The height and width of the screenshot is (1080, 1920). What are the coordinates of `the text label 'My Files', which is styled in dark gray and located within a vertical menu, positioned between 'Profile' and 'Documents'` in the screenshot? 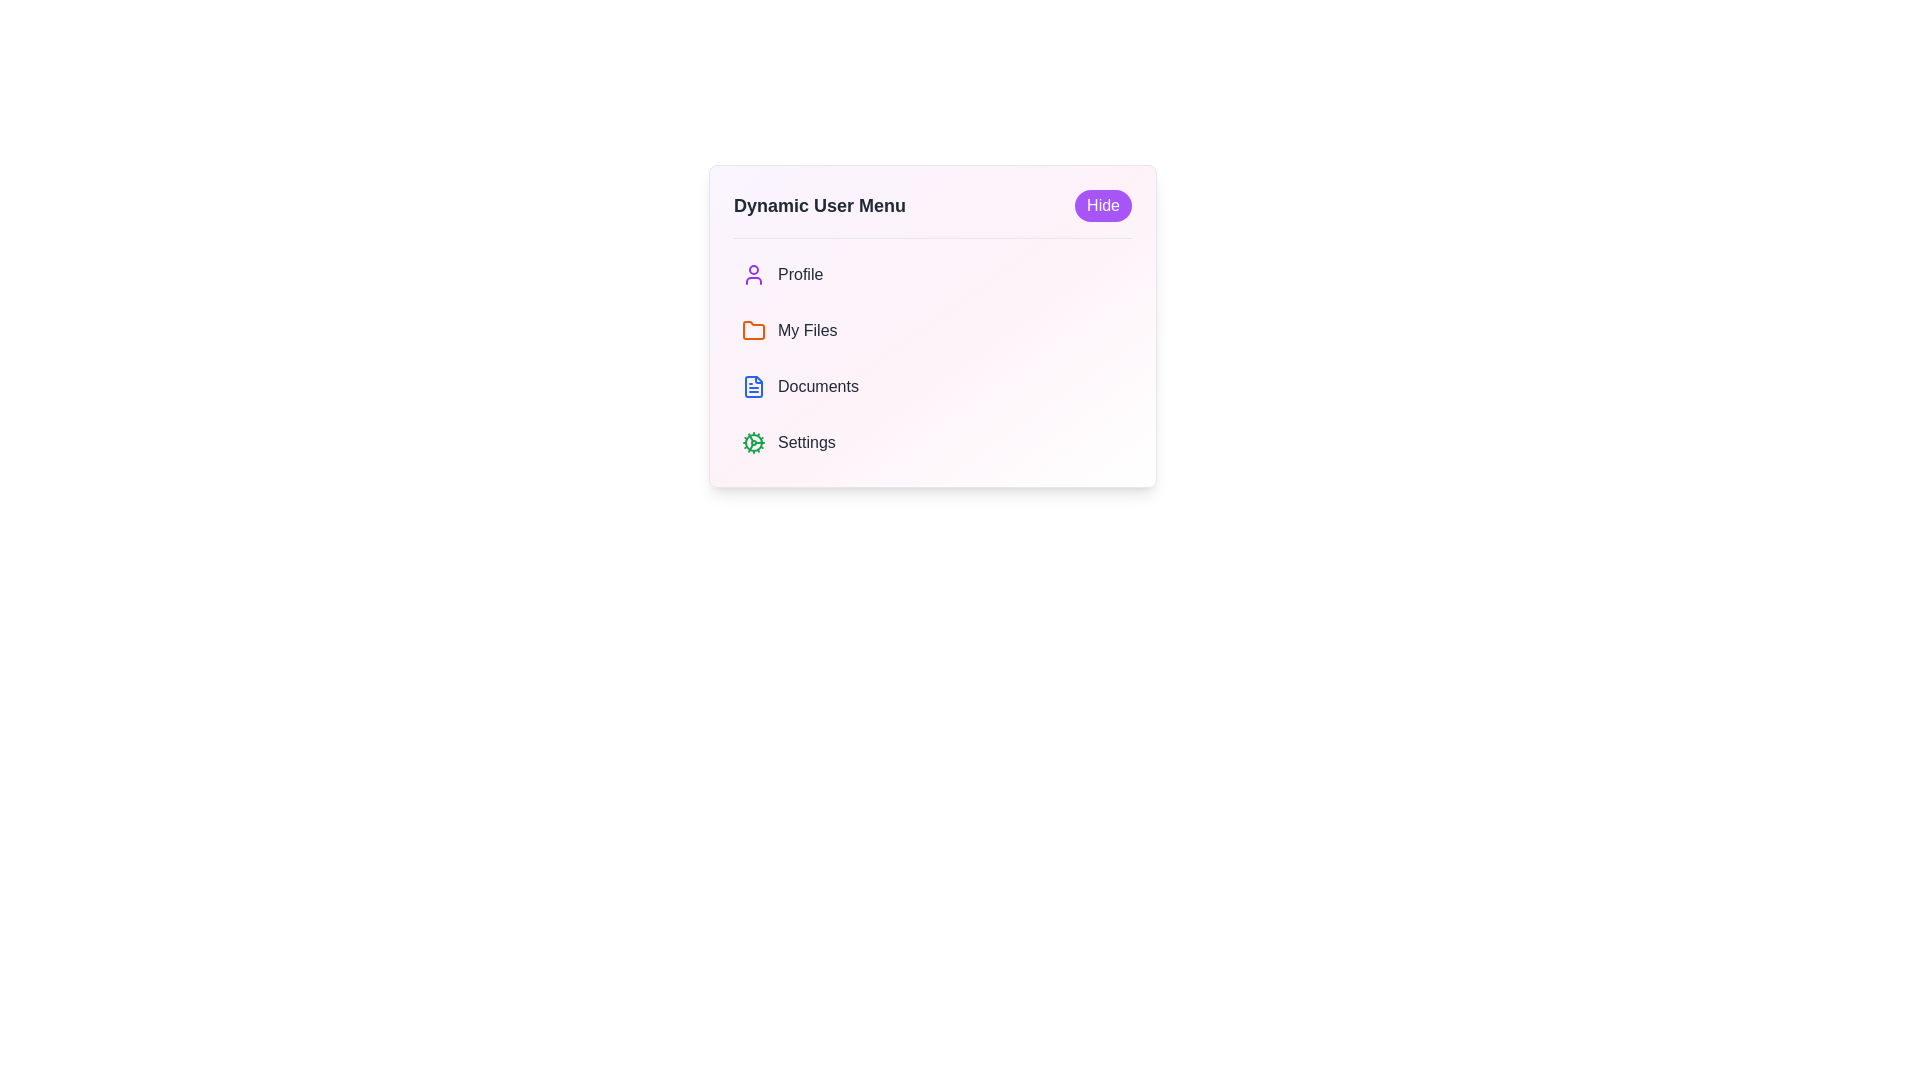 It's located at (807, 330).